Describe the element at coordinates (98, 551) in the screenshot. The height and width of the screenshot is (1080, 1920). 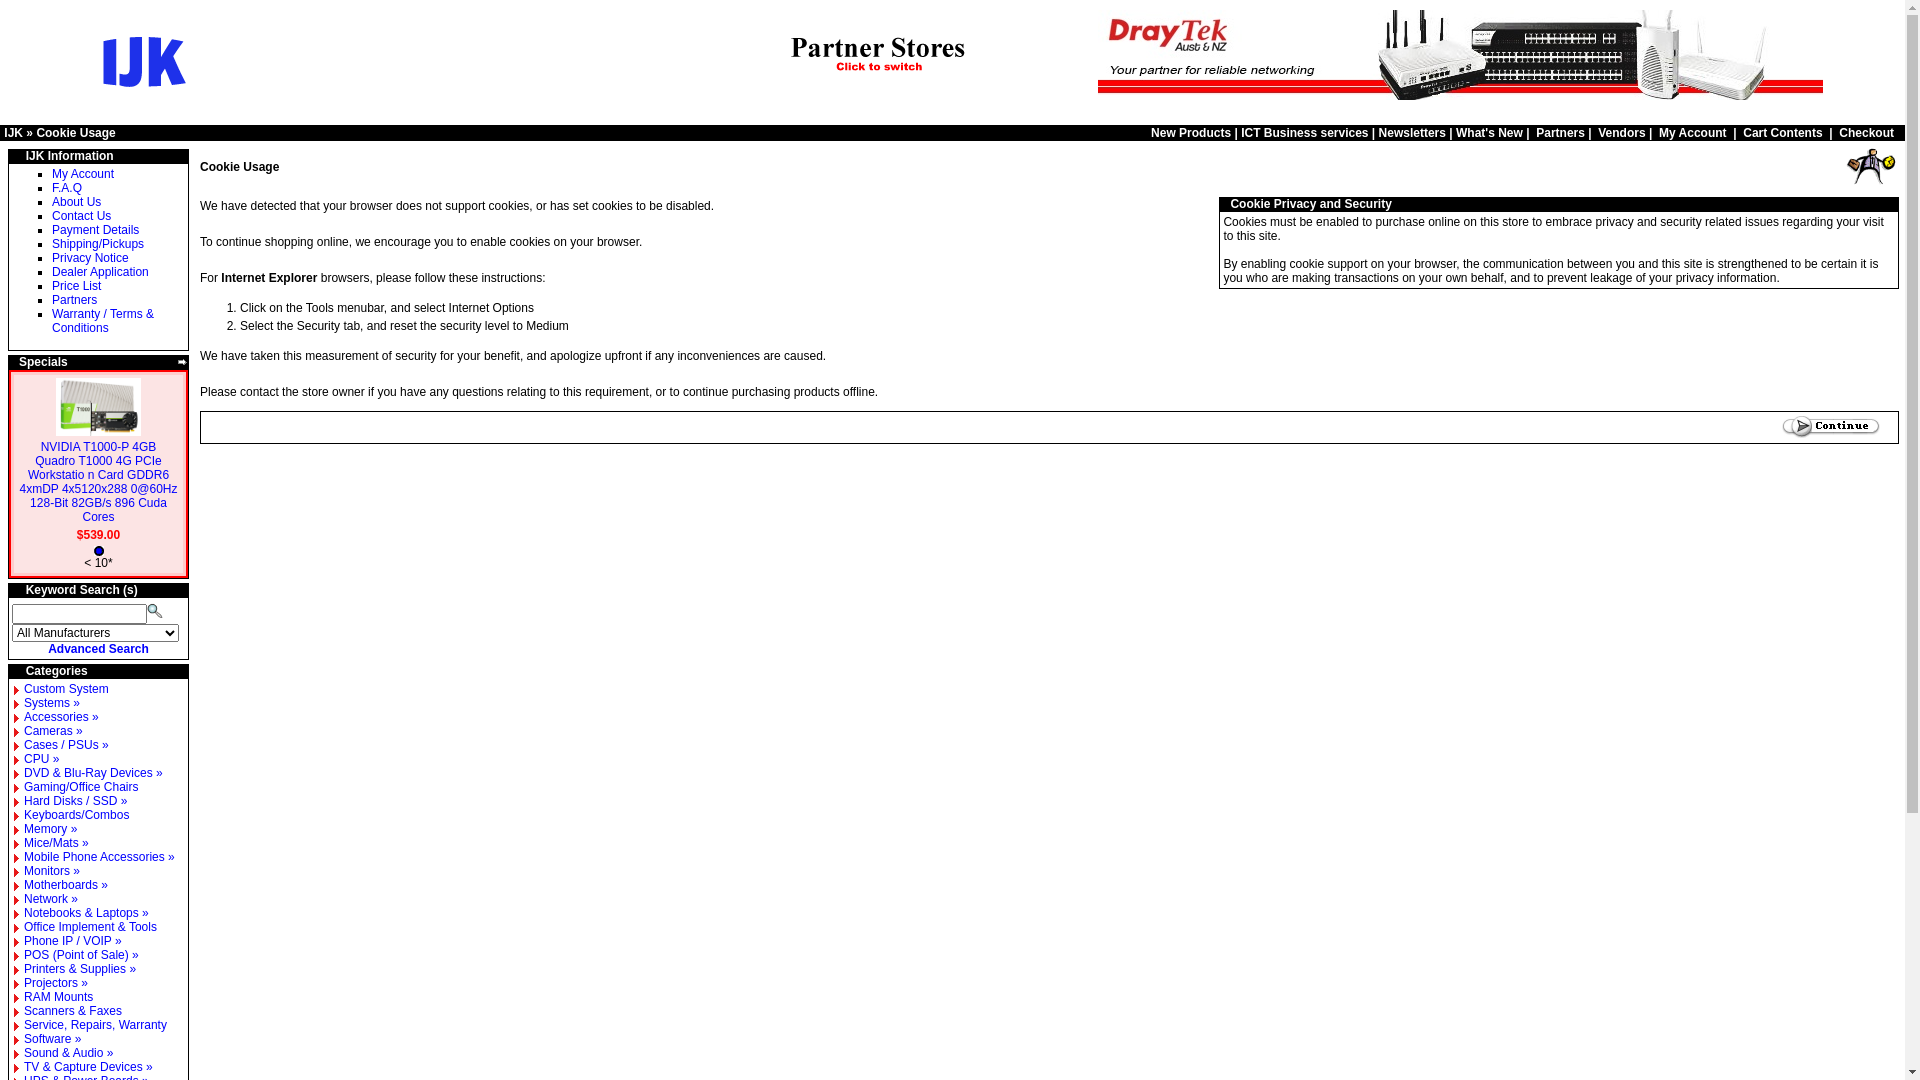
I see `' Low stock level '` at that location.